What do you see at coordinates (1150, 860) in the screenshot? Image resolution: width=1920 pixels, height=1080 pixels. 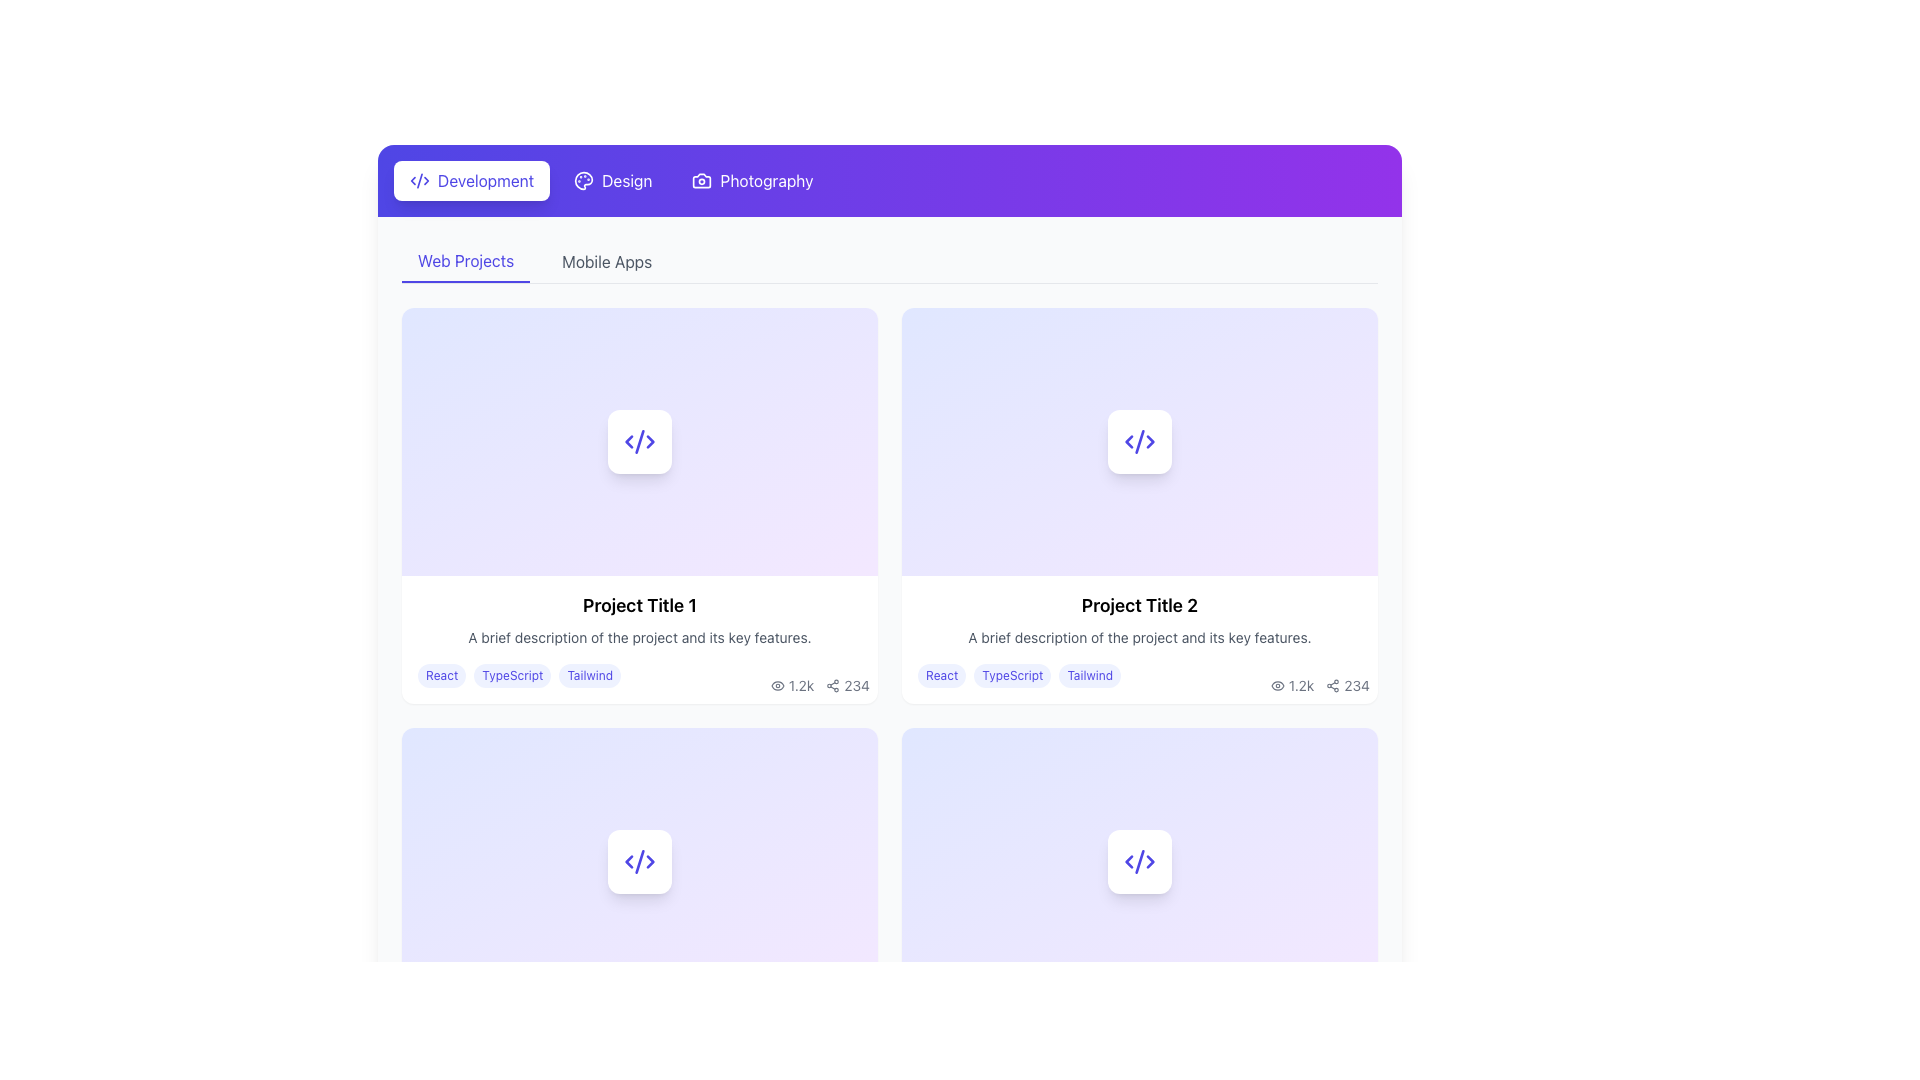 I see `the right-pointing triangular arrow icon in the lower-right quadrant of the interface, which is part of a three-component icon group and designed with a thin purple stroke` at bounding box center [1150, 860].